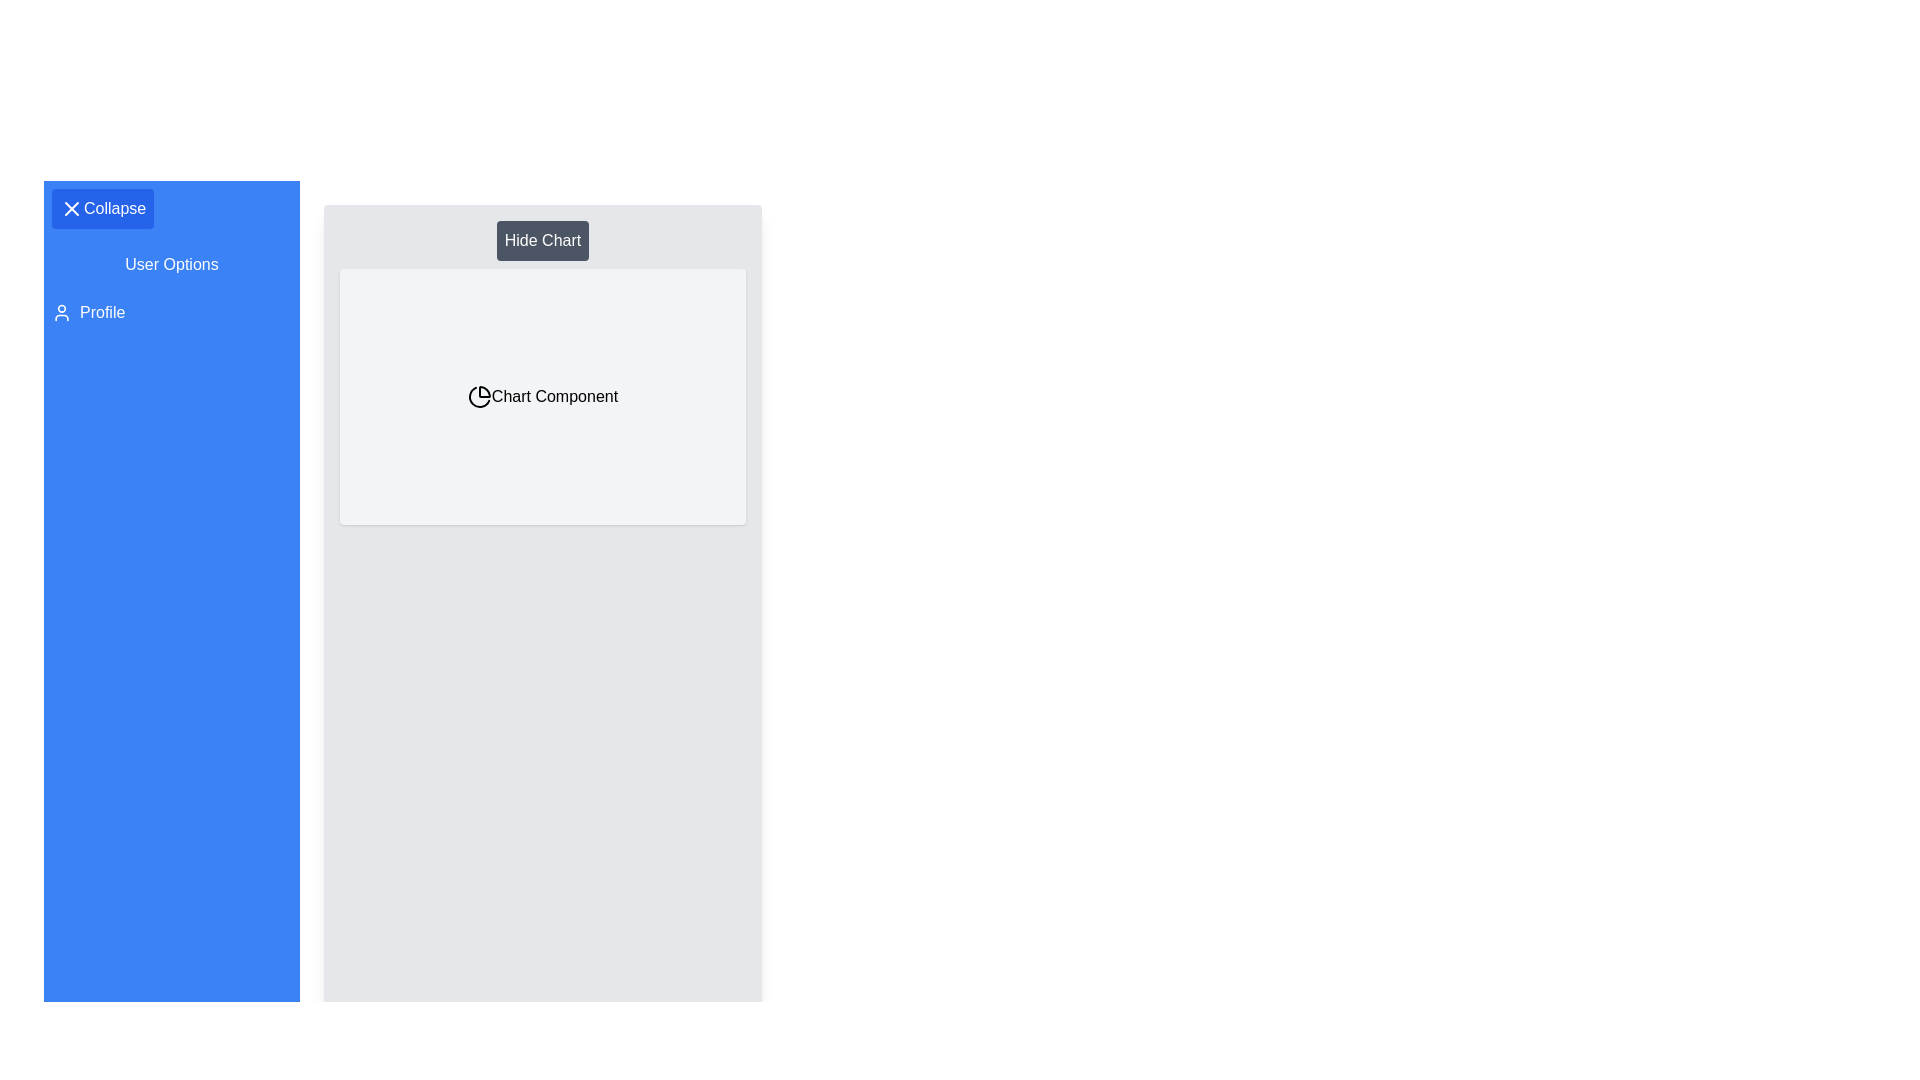  I want to click on the 'Profile' text label displayed in white against the blue sidebar background, located below the 'User Options' title and next to the user avatar icon, so click(101, 312).